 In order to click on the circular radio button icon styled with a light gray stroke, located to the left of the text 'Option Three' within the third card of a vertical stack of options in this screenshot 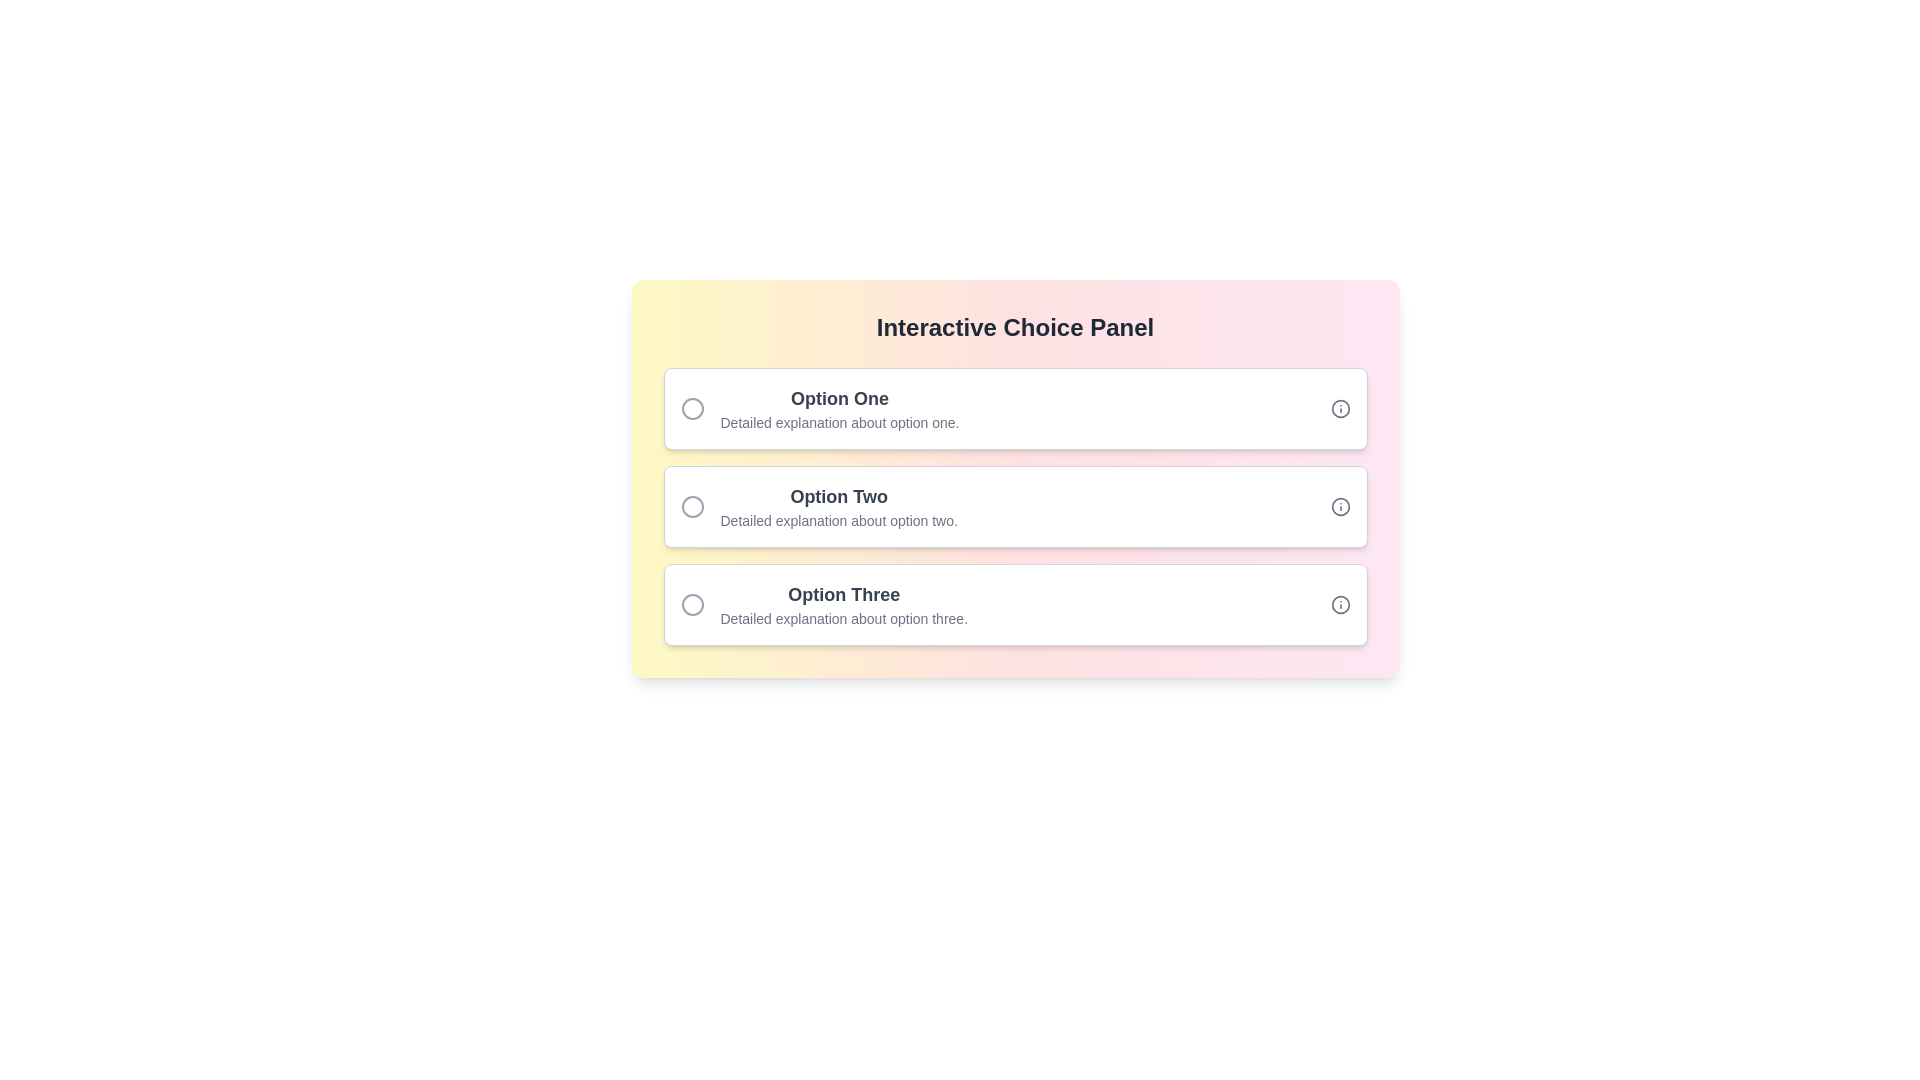, I will do `click(700, 604)`.